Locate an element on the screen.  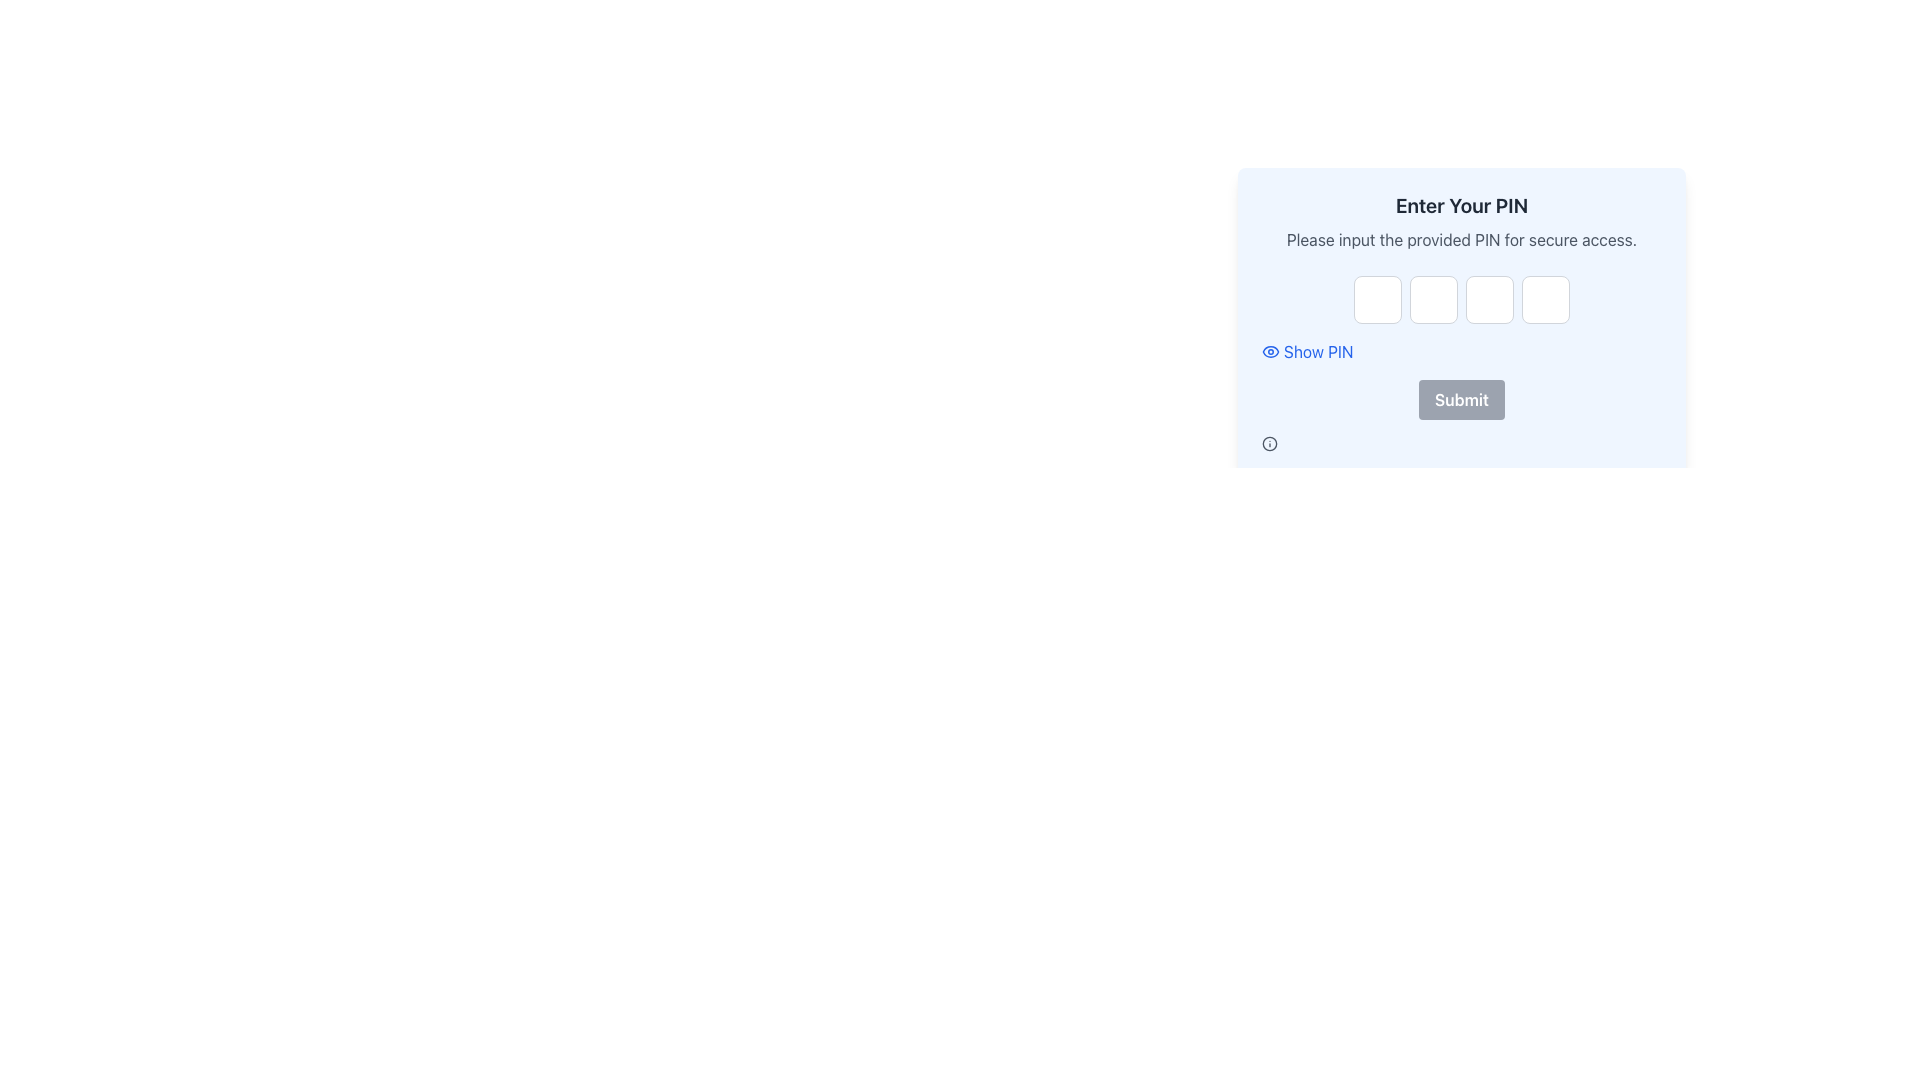
the 'Submit' button located at the lower right section of the 'Enter Your PIN' card, which is currently styled as non-interactive is located at coordinates (1462, 400).